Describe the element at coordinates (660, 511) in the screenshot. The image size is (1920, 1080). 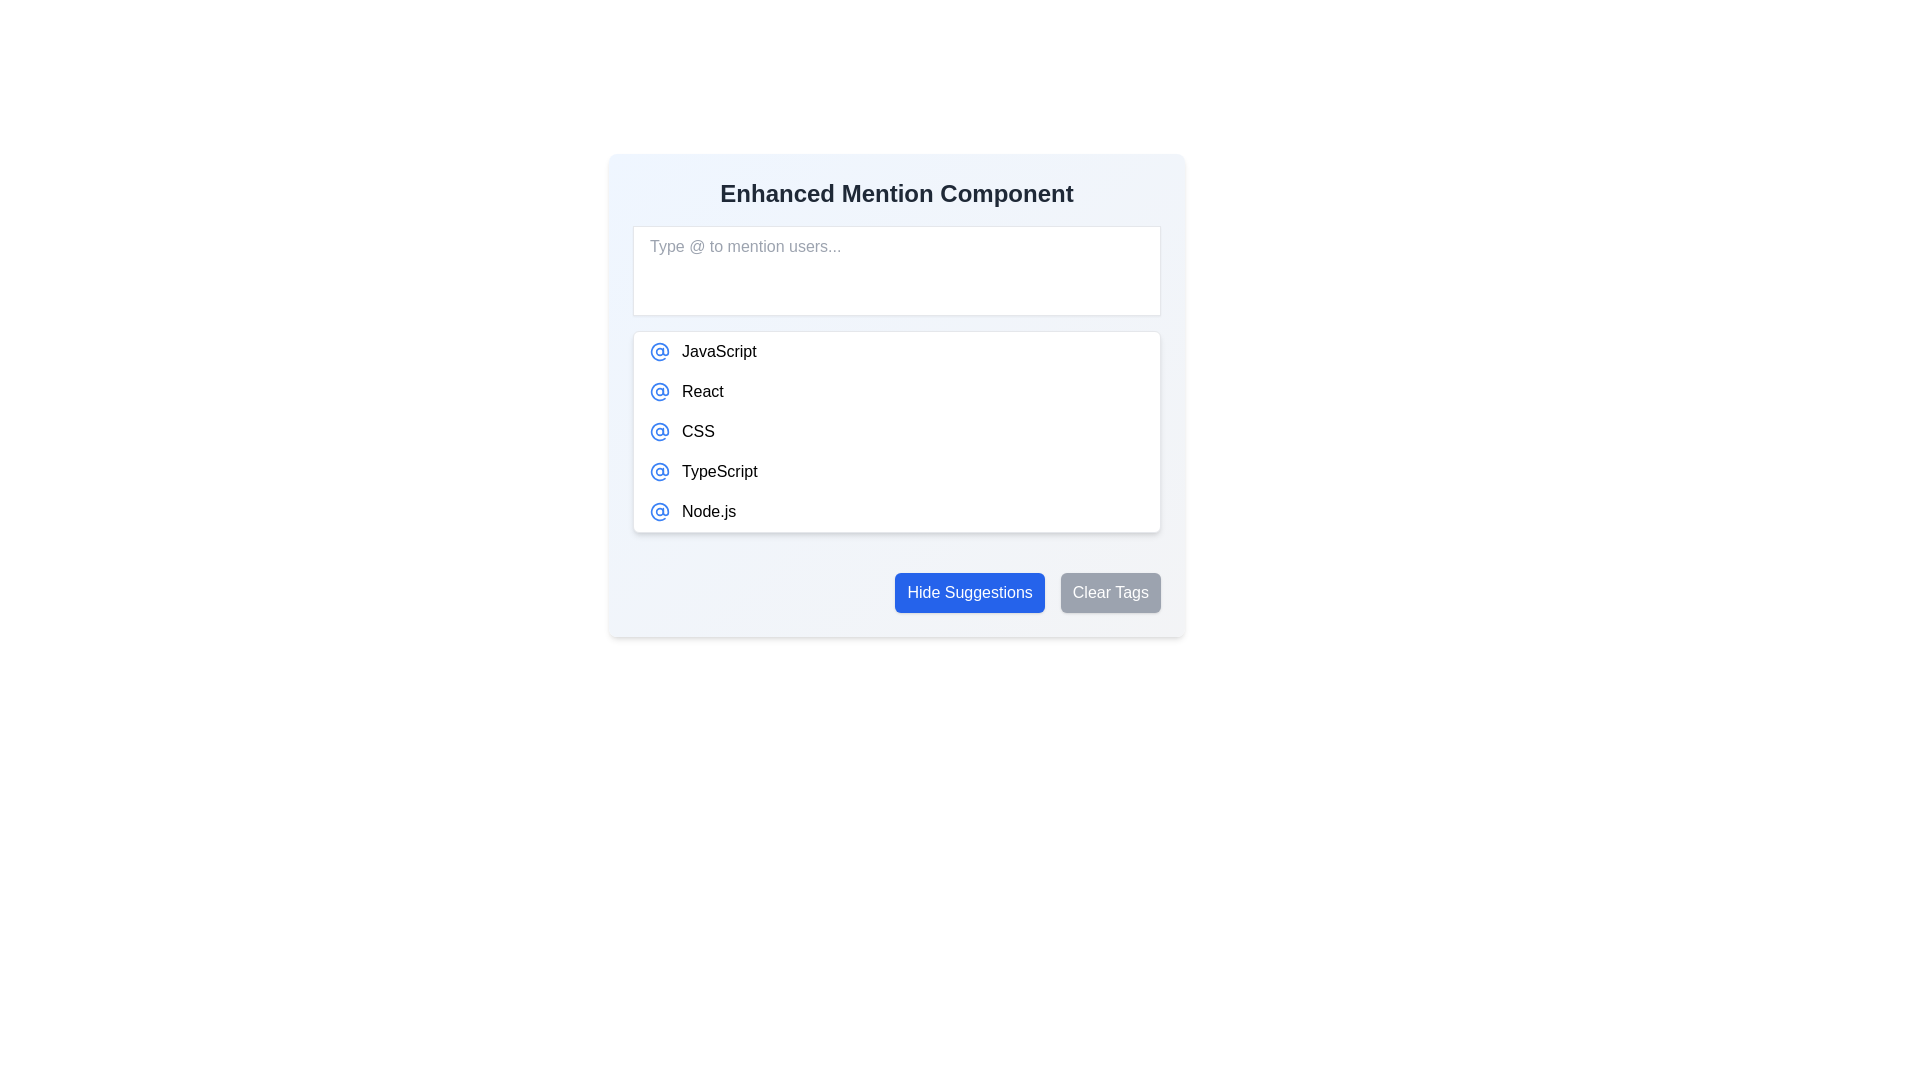
I see `the circular '@' icon with a blue outline, located to the left of the text 'Node.js' in the last entry of a vertically stacked list in a white drop-down panel below the input field labeled 'Type @ to mention users...'` at that location.